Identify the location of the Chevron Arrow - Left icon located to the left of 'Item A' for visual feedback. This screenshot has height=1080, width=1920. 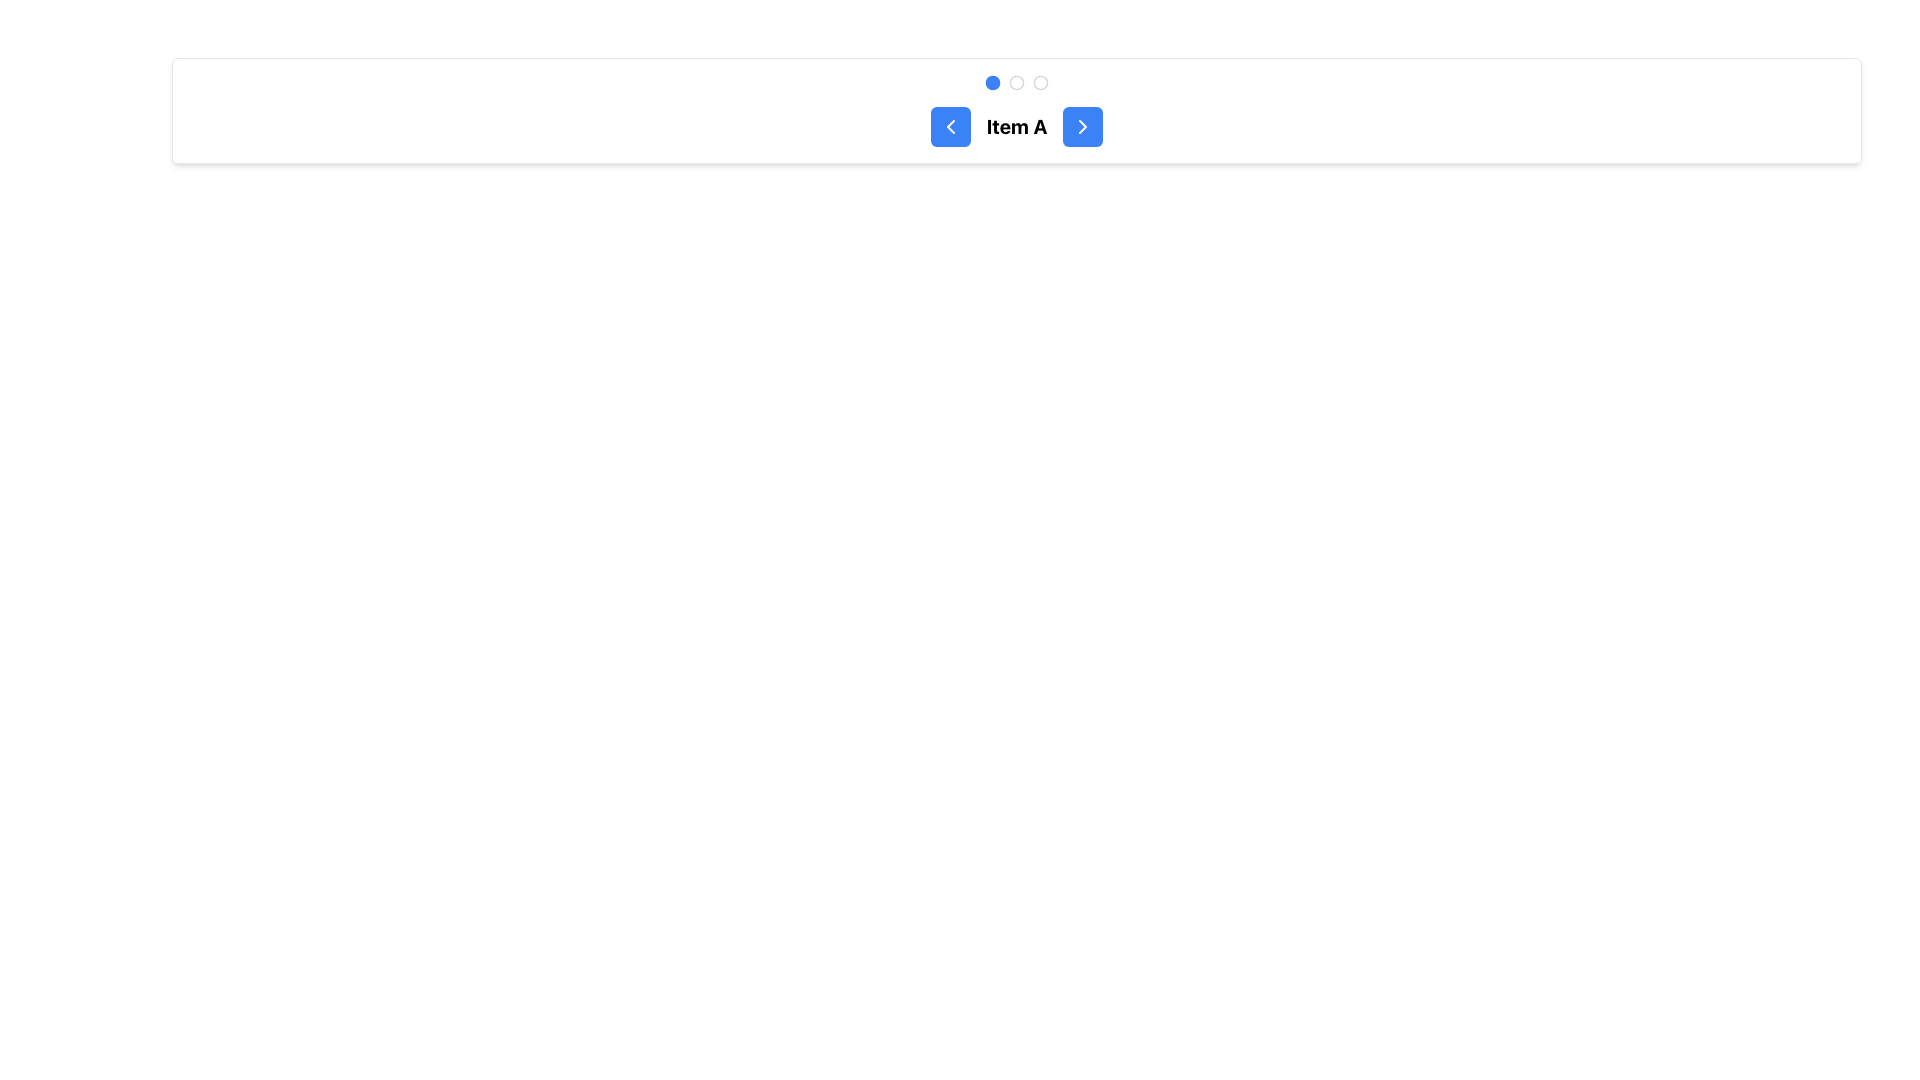
(949, 127).